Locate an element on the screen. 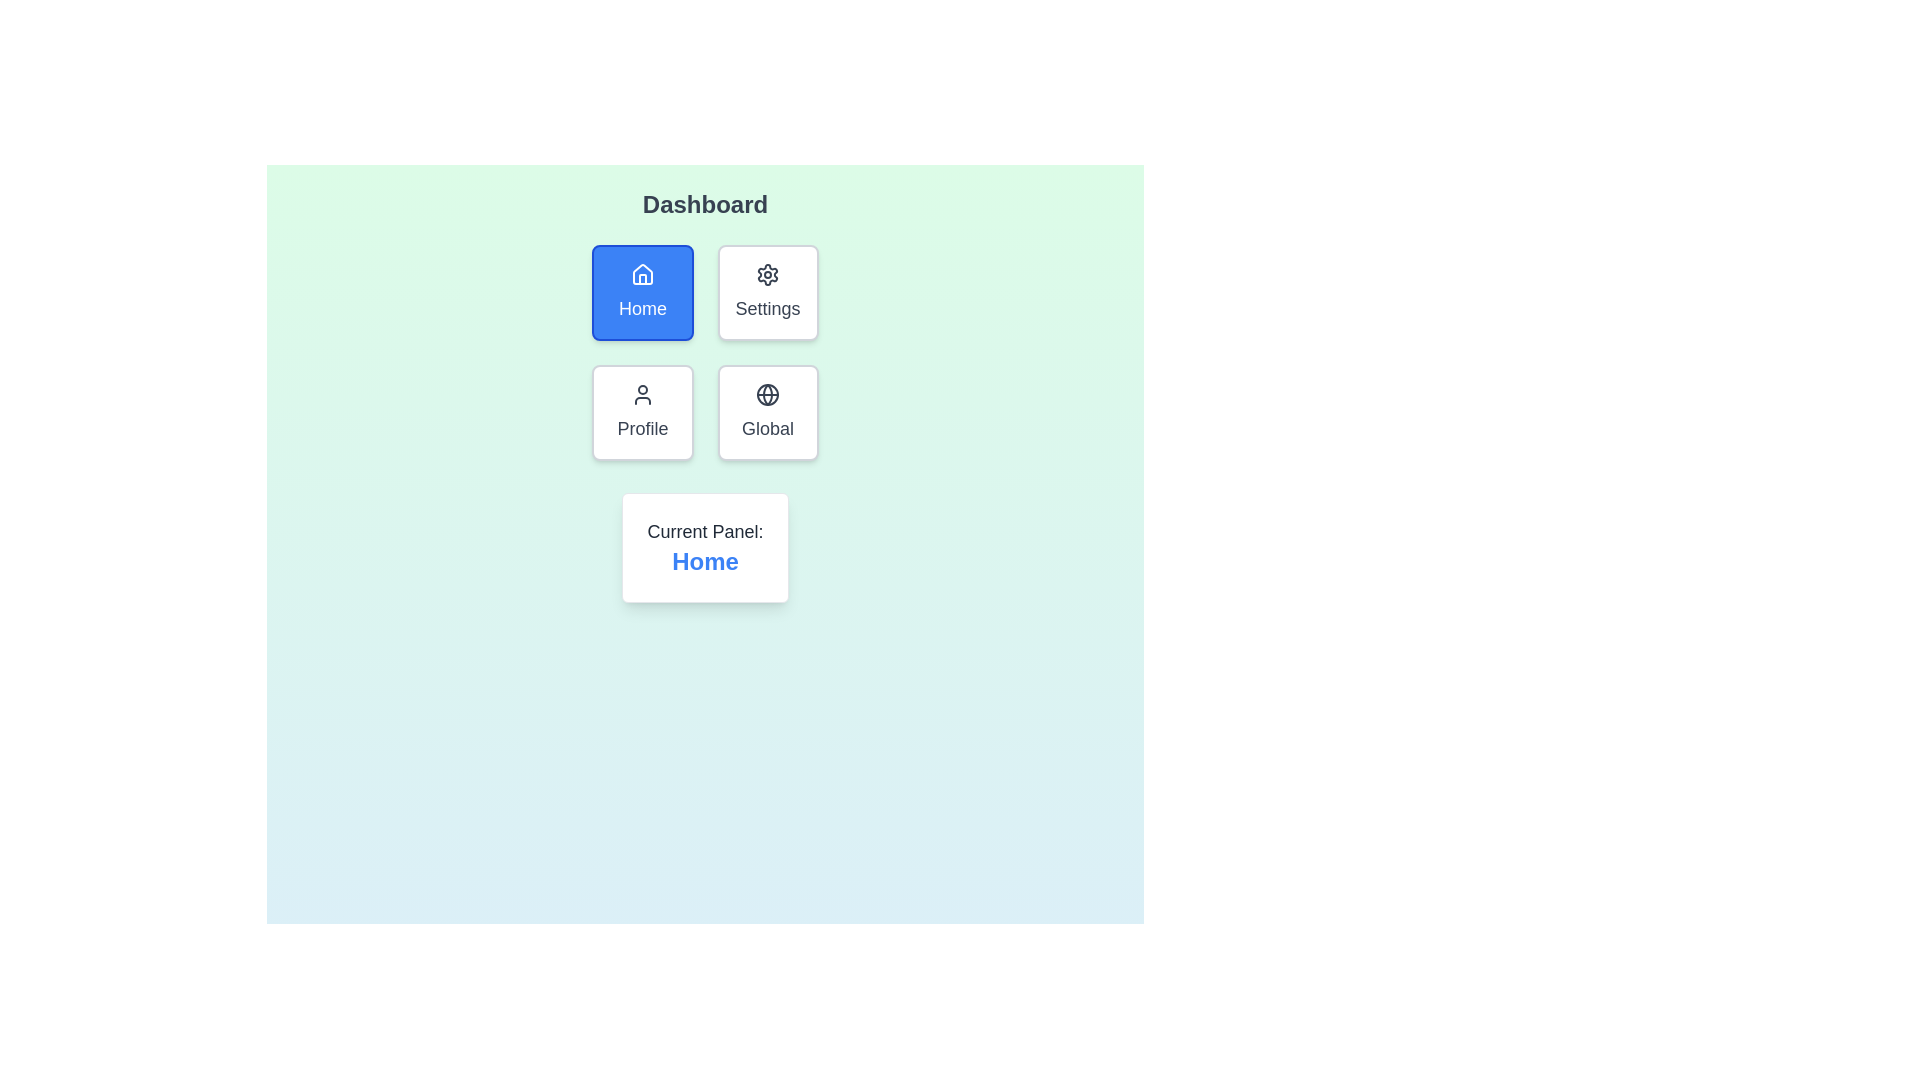  the button for the Global panel is located at coordinates (767, 411).